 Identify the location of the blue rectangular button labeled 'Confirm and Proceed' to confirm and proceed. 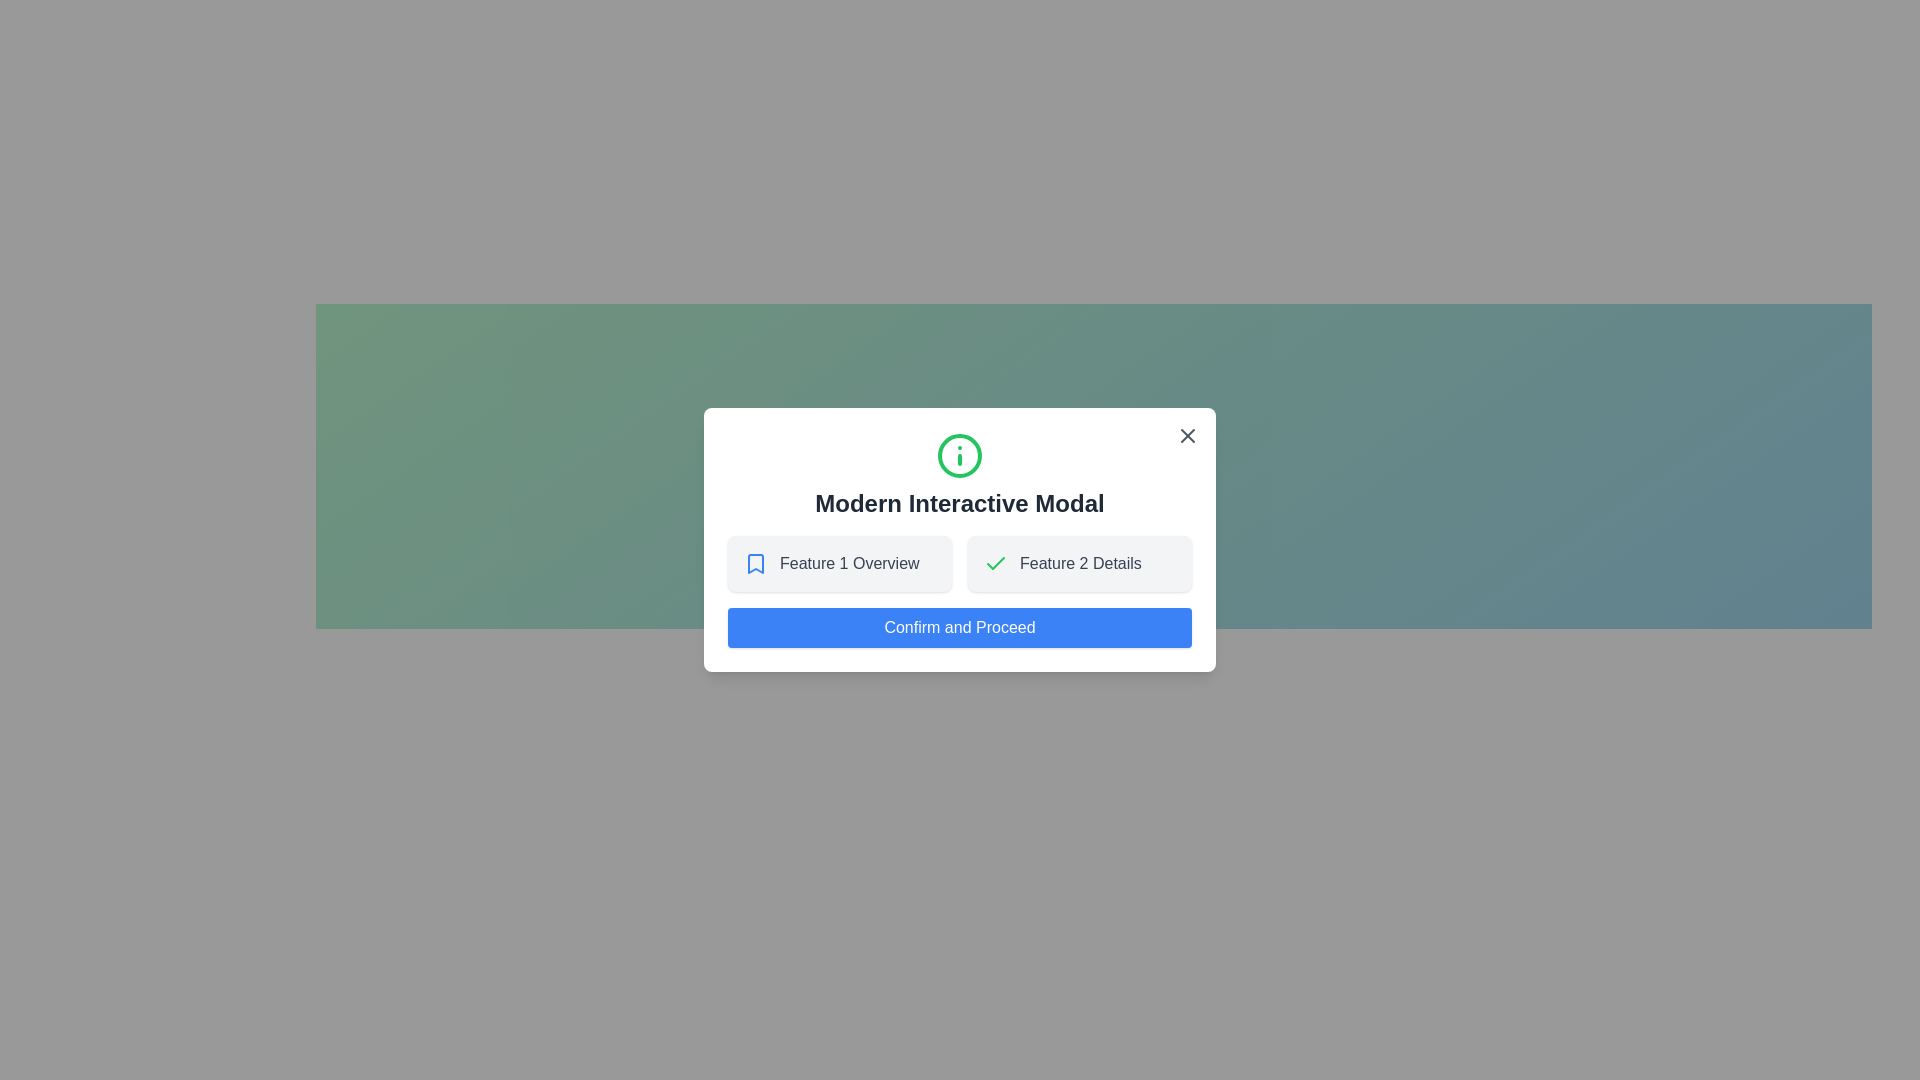
(960, 627).